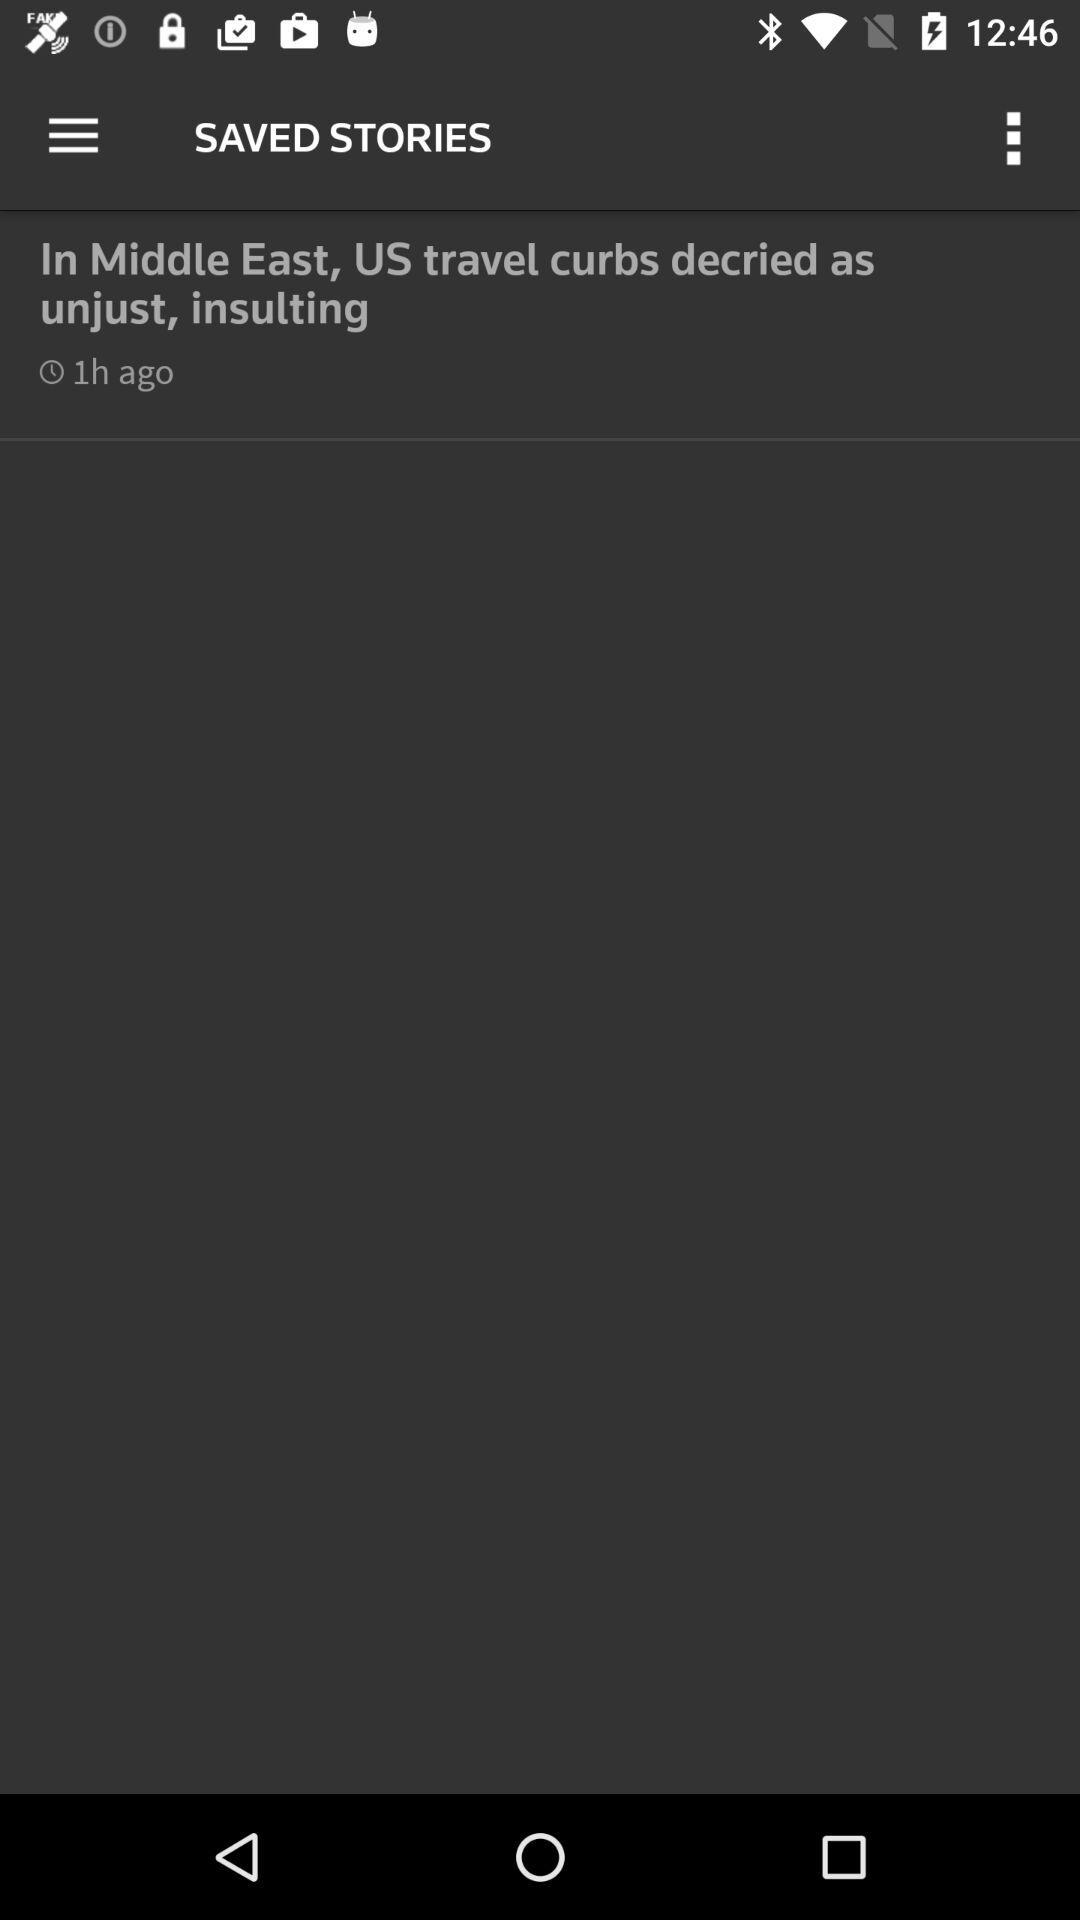  I want to click on the icon next to the saved stories icon, so click(1017, 135).